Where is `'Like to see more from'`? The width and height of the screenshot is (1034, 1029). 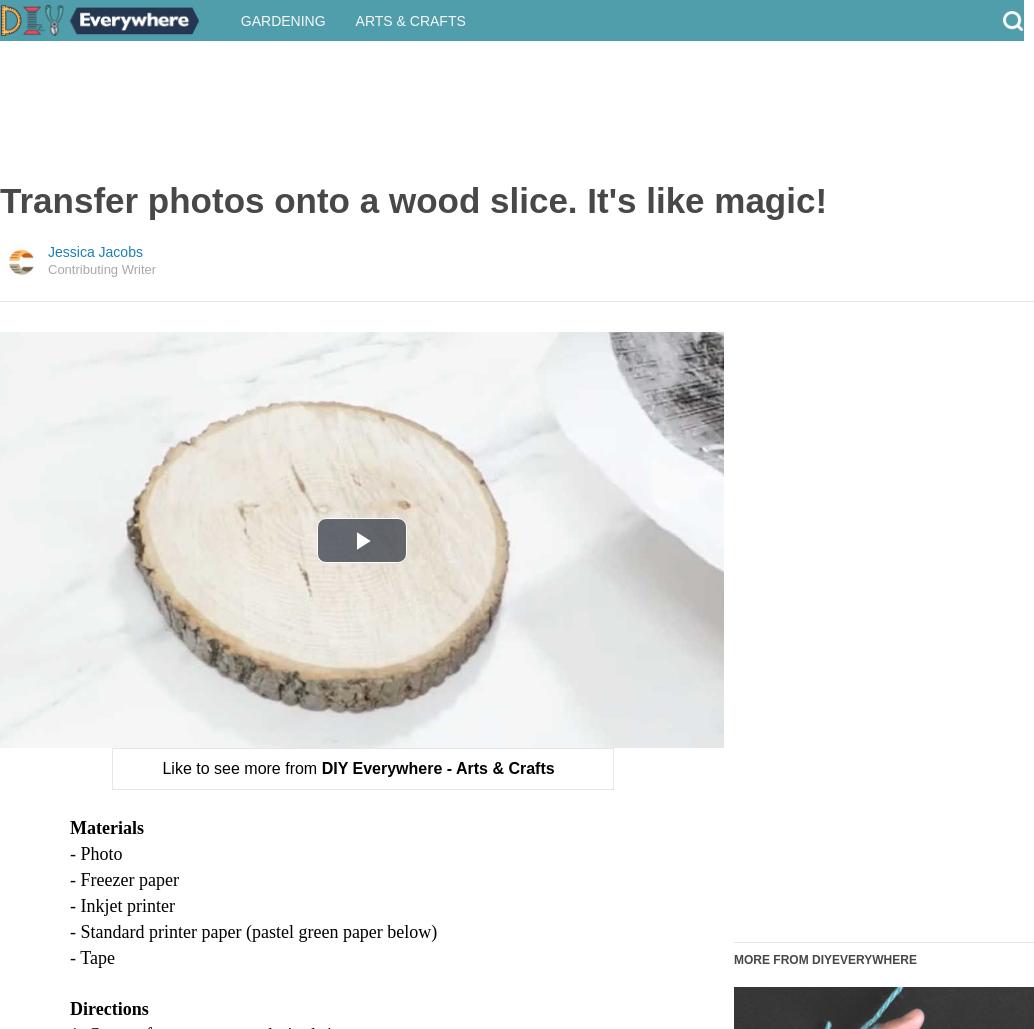 'Like to see more from' is located at coordinates (241, 787).